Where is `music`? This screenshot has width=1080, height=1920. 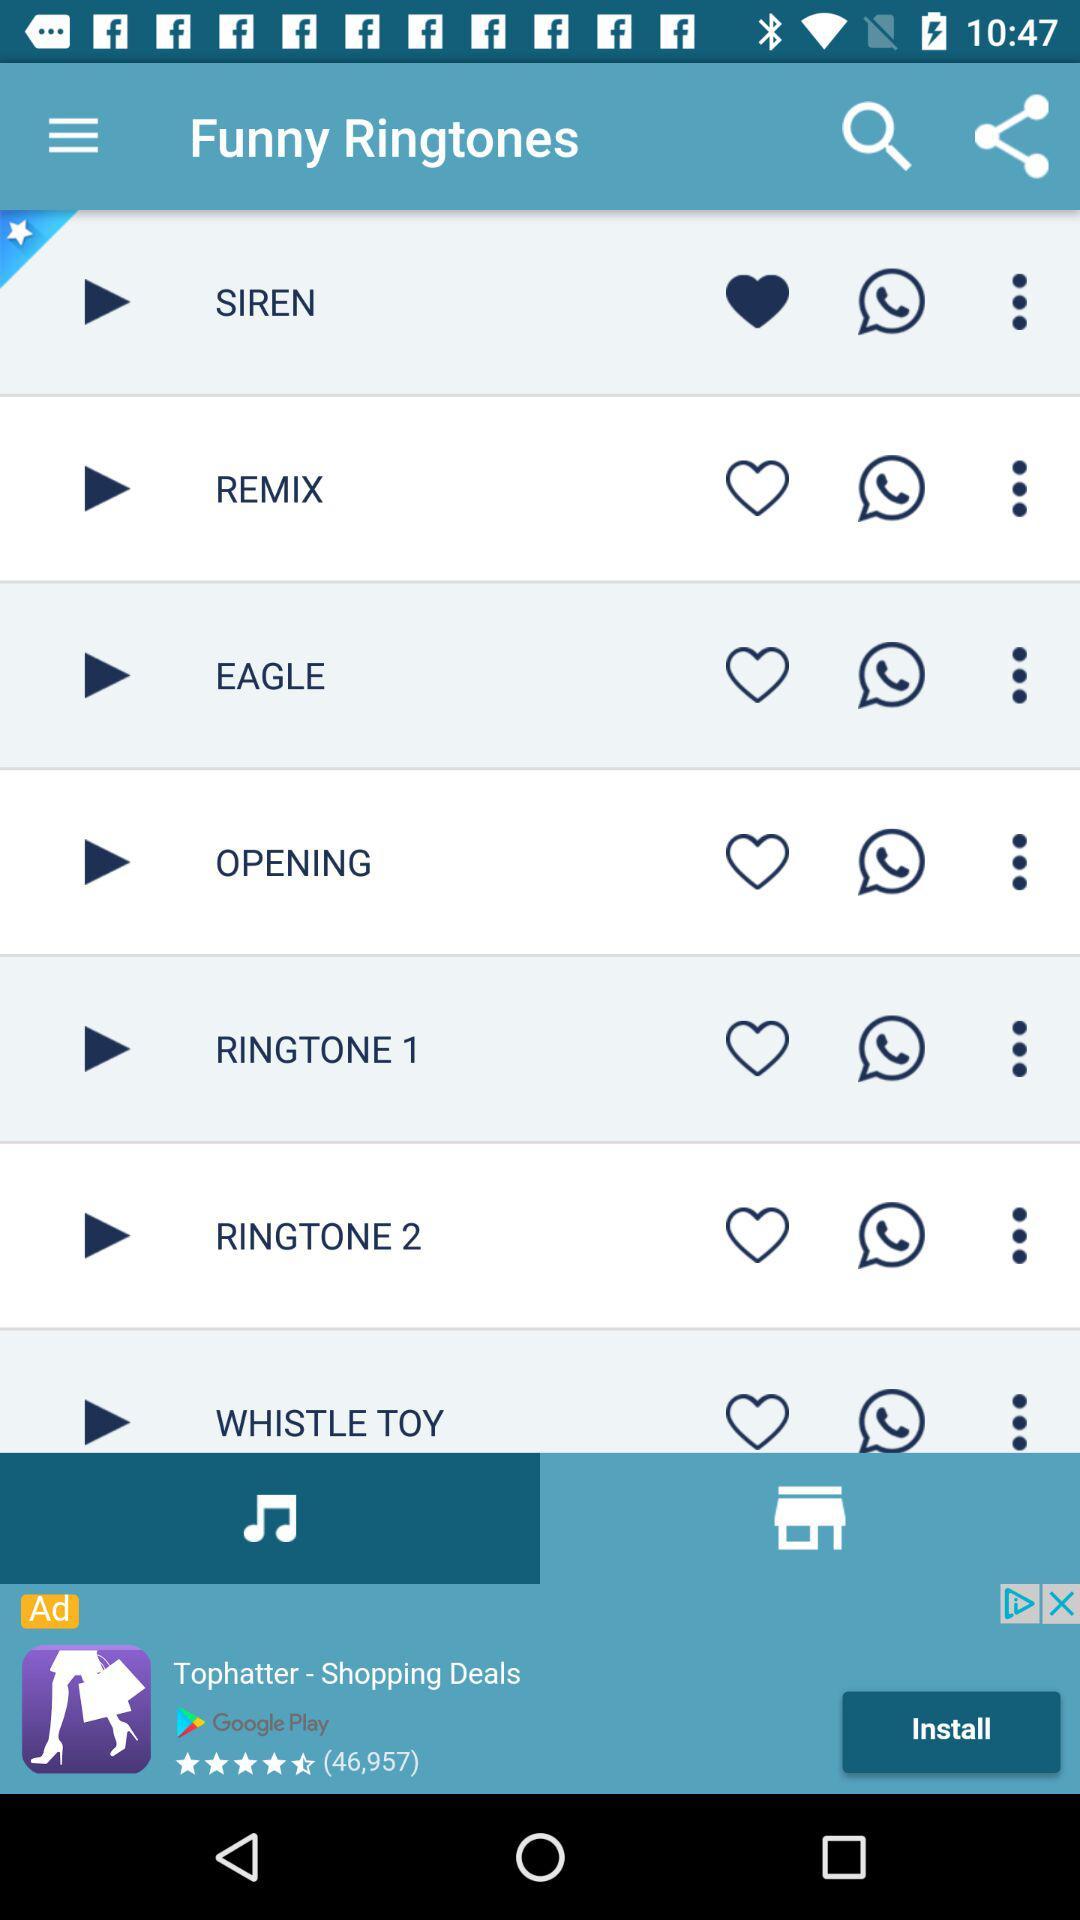 music is located at coordinates (107, 488).